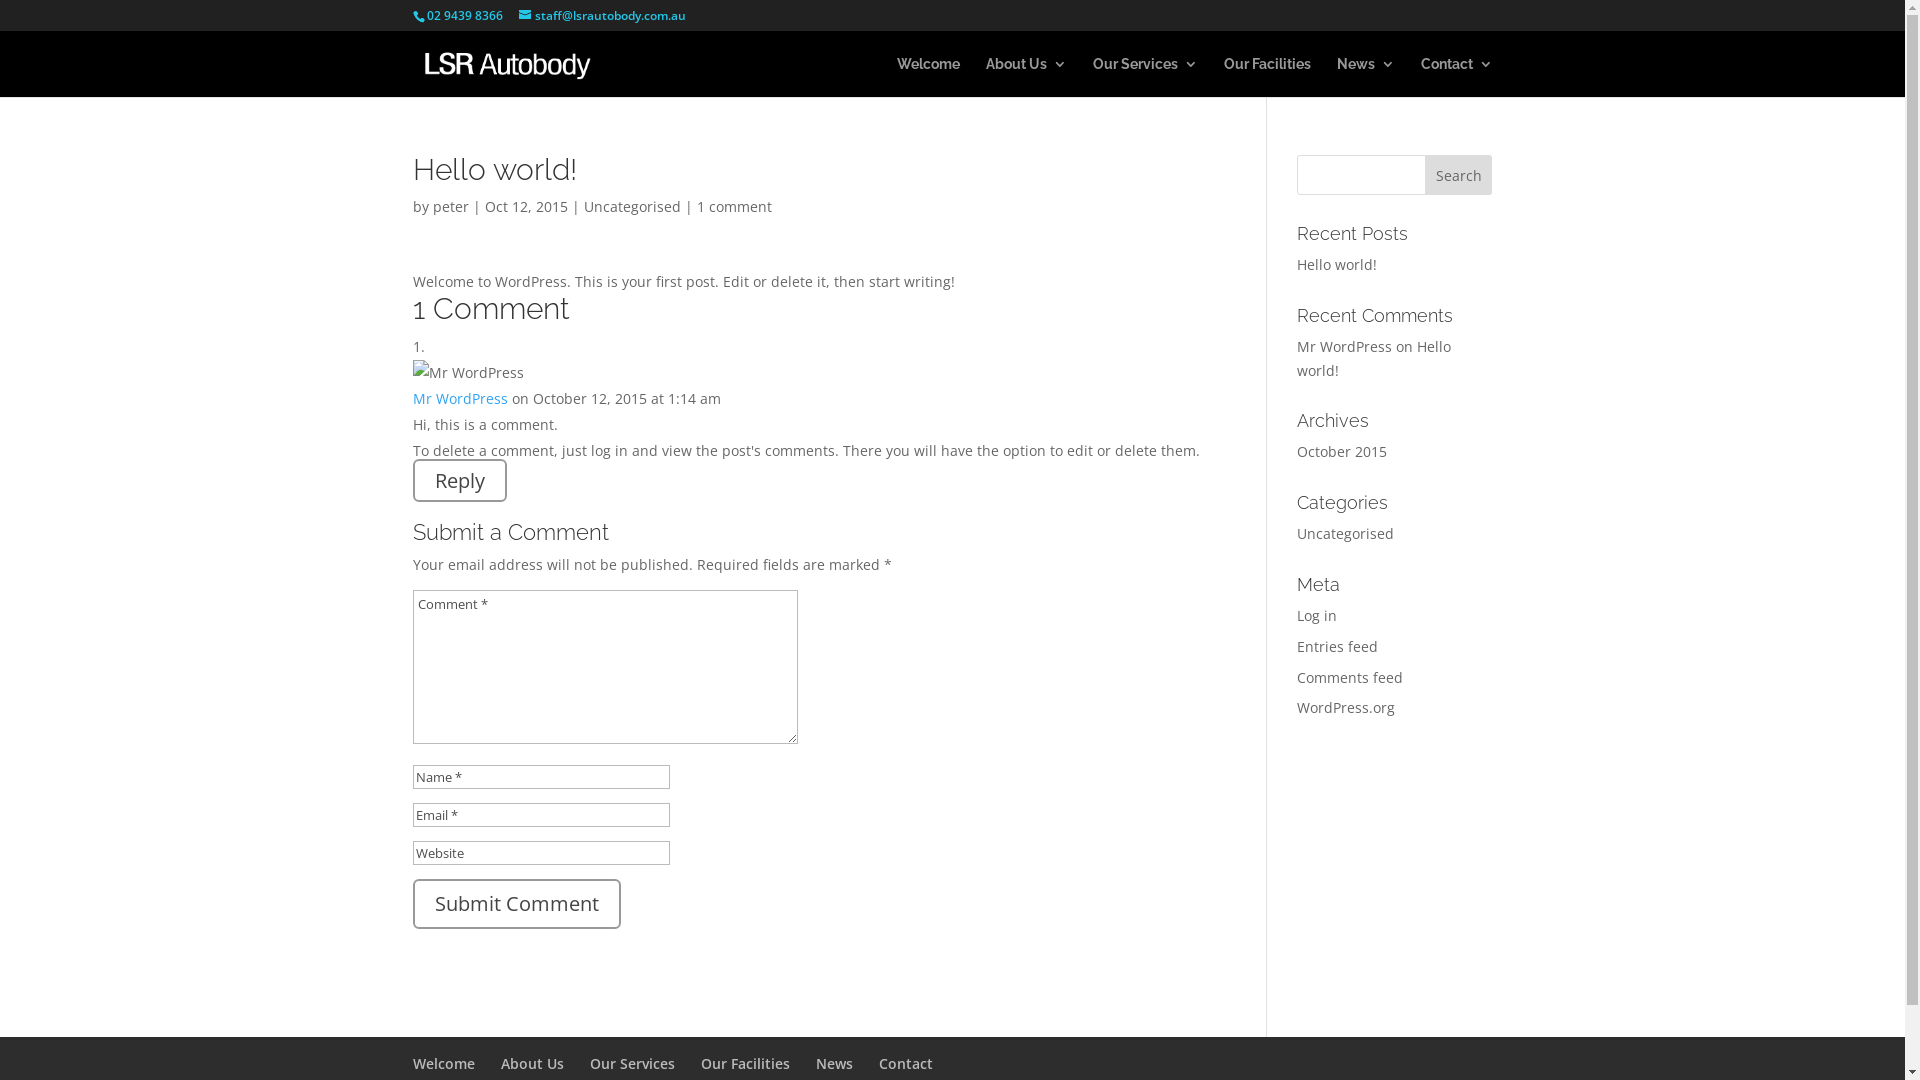 The width and height of the screenshot is (1920, 1080). What do you see at coordinates (904, 1062) in the screenshot?
I see `'Contact'` at bounding box center [904, 1062].